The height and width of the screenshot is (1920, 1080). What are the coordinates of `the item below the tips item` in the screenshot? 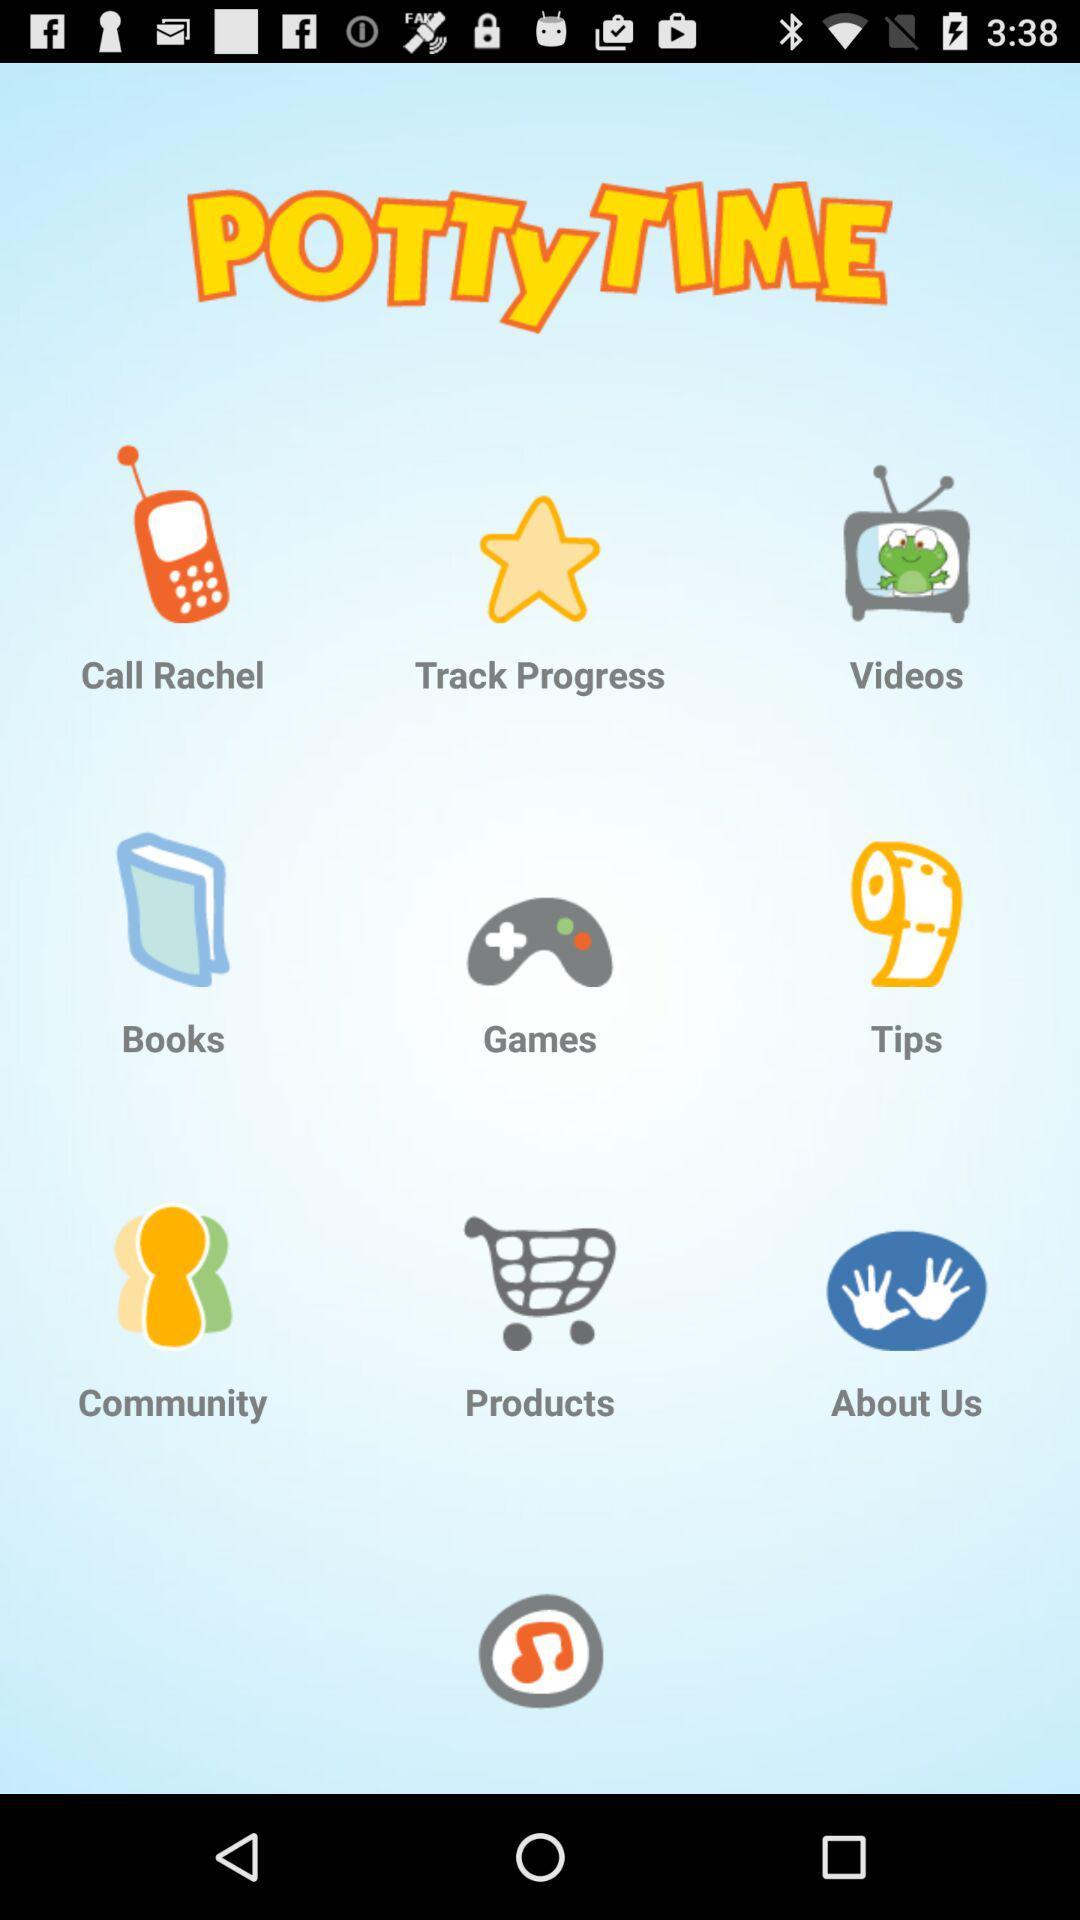 It's located at (906, 1244).